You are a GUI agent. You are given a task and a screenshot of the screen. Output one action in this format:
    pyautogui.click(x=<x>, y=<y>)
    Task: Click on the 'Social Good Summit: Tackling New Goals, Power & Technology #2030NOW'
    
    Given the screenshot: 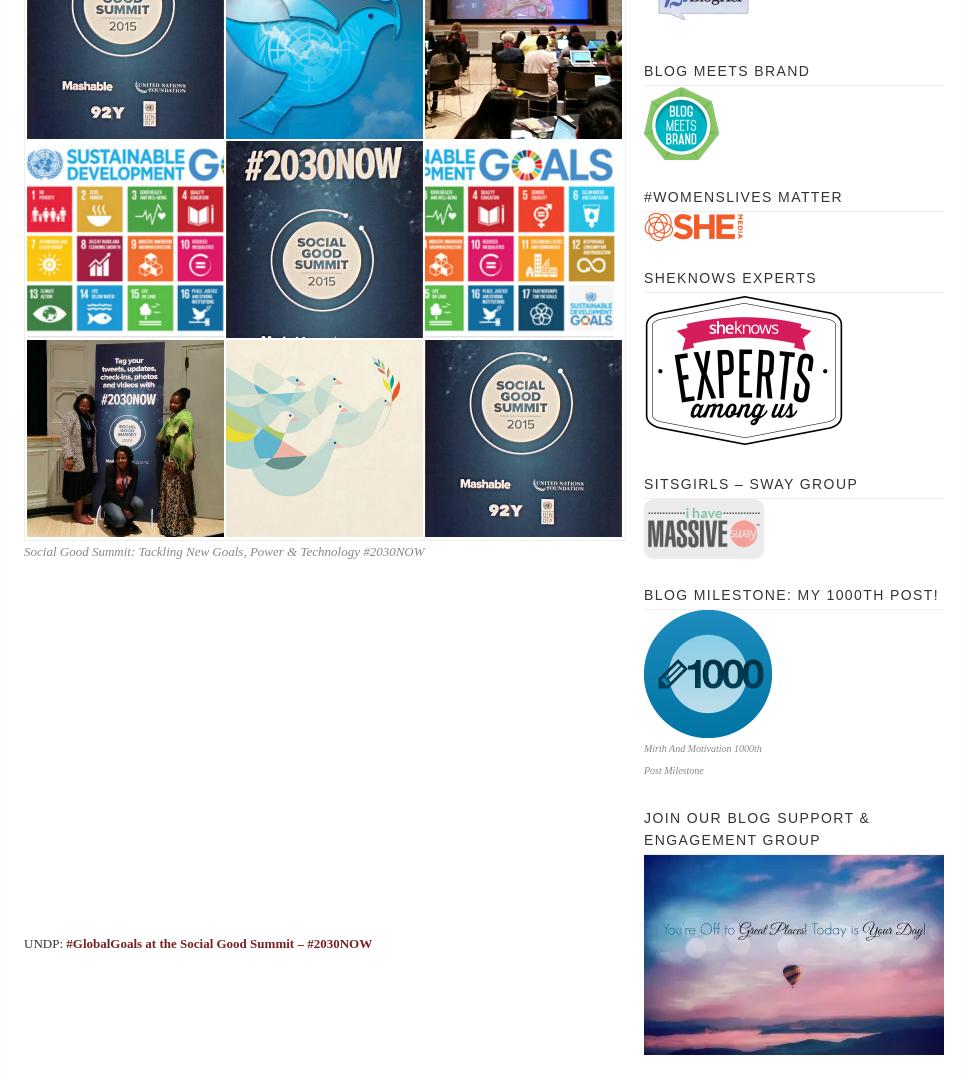 What is the action you would take?
    pyautogui.click(x=222, y=551)
    